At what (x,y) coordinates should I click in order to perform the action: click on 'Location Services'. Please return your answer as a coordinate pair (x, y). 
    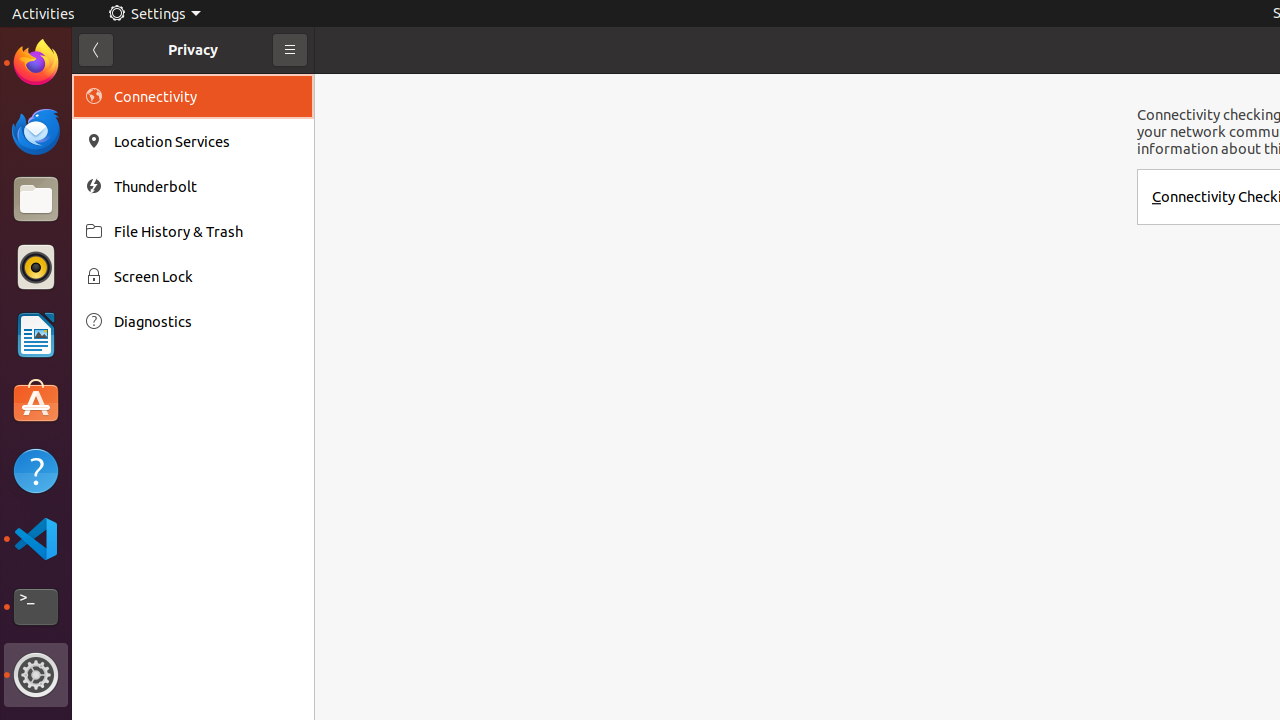
    Looking at the image, I should click on (206, 140).